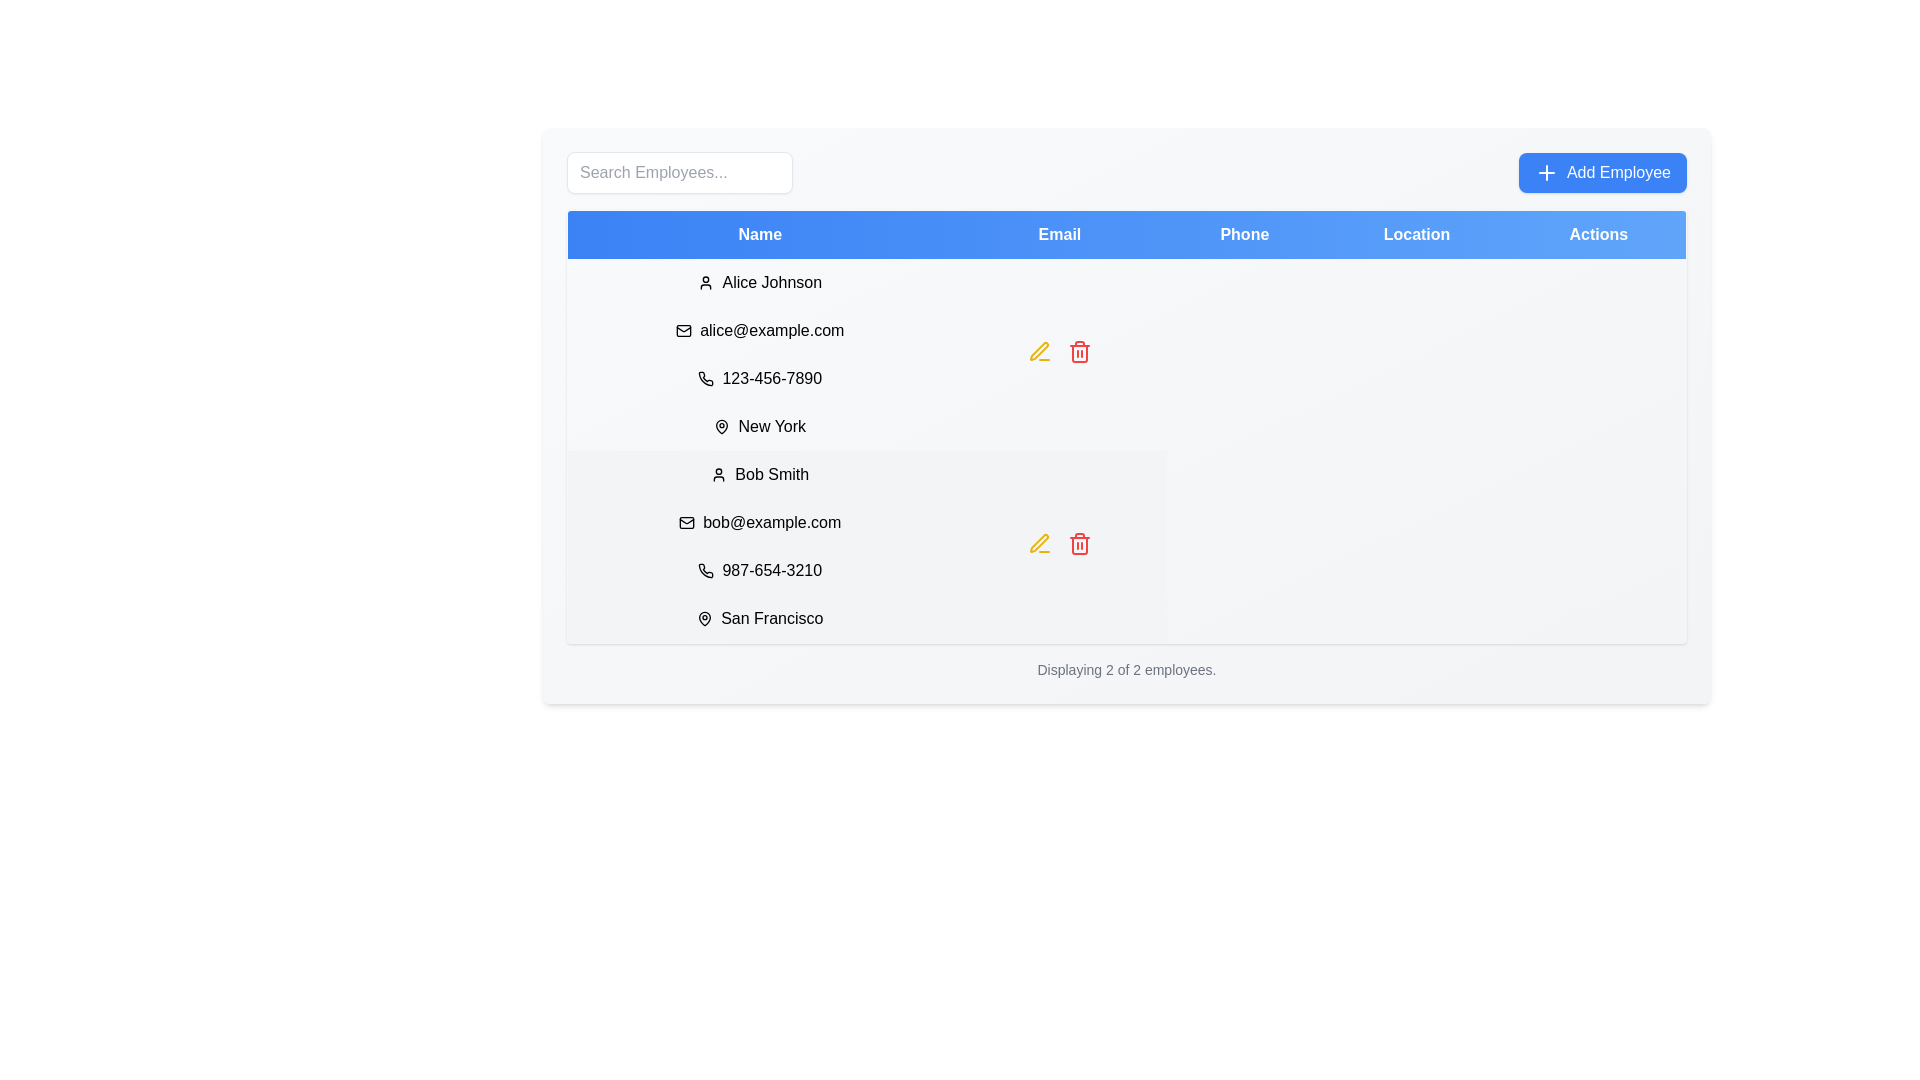 The height and width of the screenshot is (1080, 1920). Describe the element at coordinates (1079, 545) in the screenshot. I see `the trash bin icon in the Actions column of the second row of the employee table` at that location.